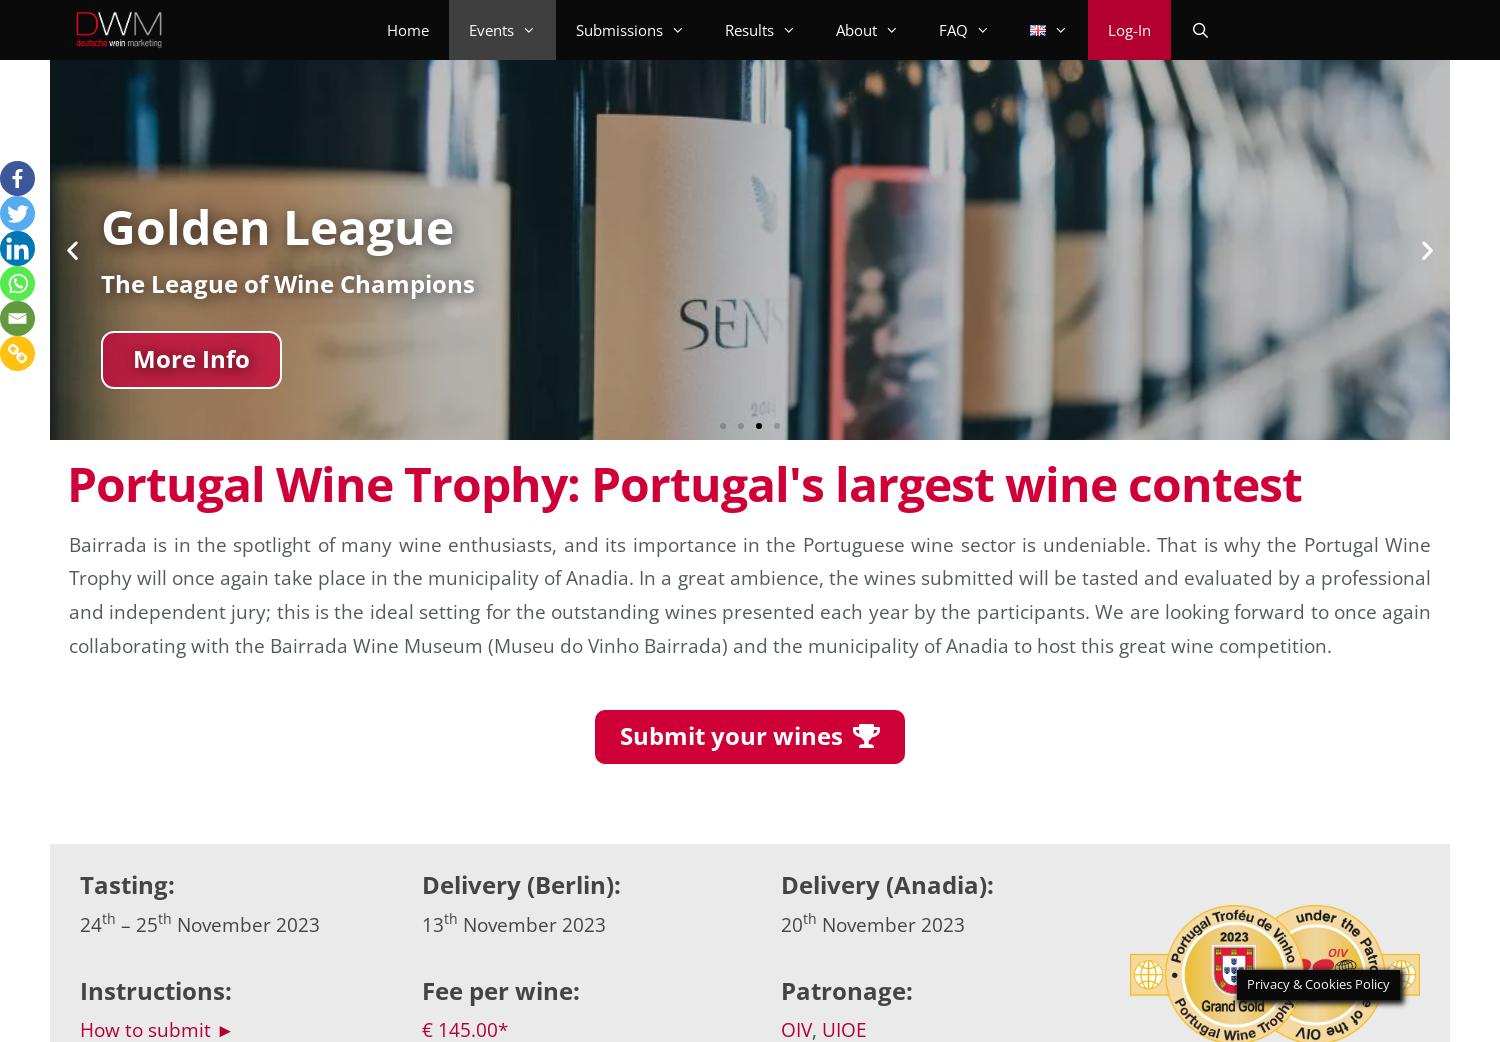 The image size is (1500, 1042). What do you see at coordinates (618, 29) in the screenshot?
I see `'Submissions'` at bounding box center [618, 29].